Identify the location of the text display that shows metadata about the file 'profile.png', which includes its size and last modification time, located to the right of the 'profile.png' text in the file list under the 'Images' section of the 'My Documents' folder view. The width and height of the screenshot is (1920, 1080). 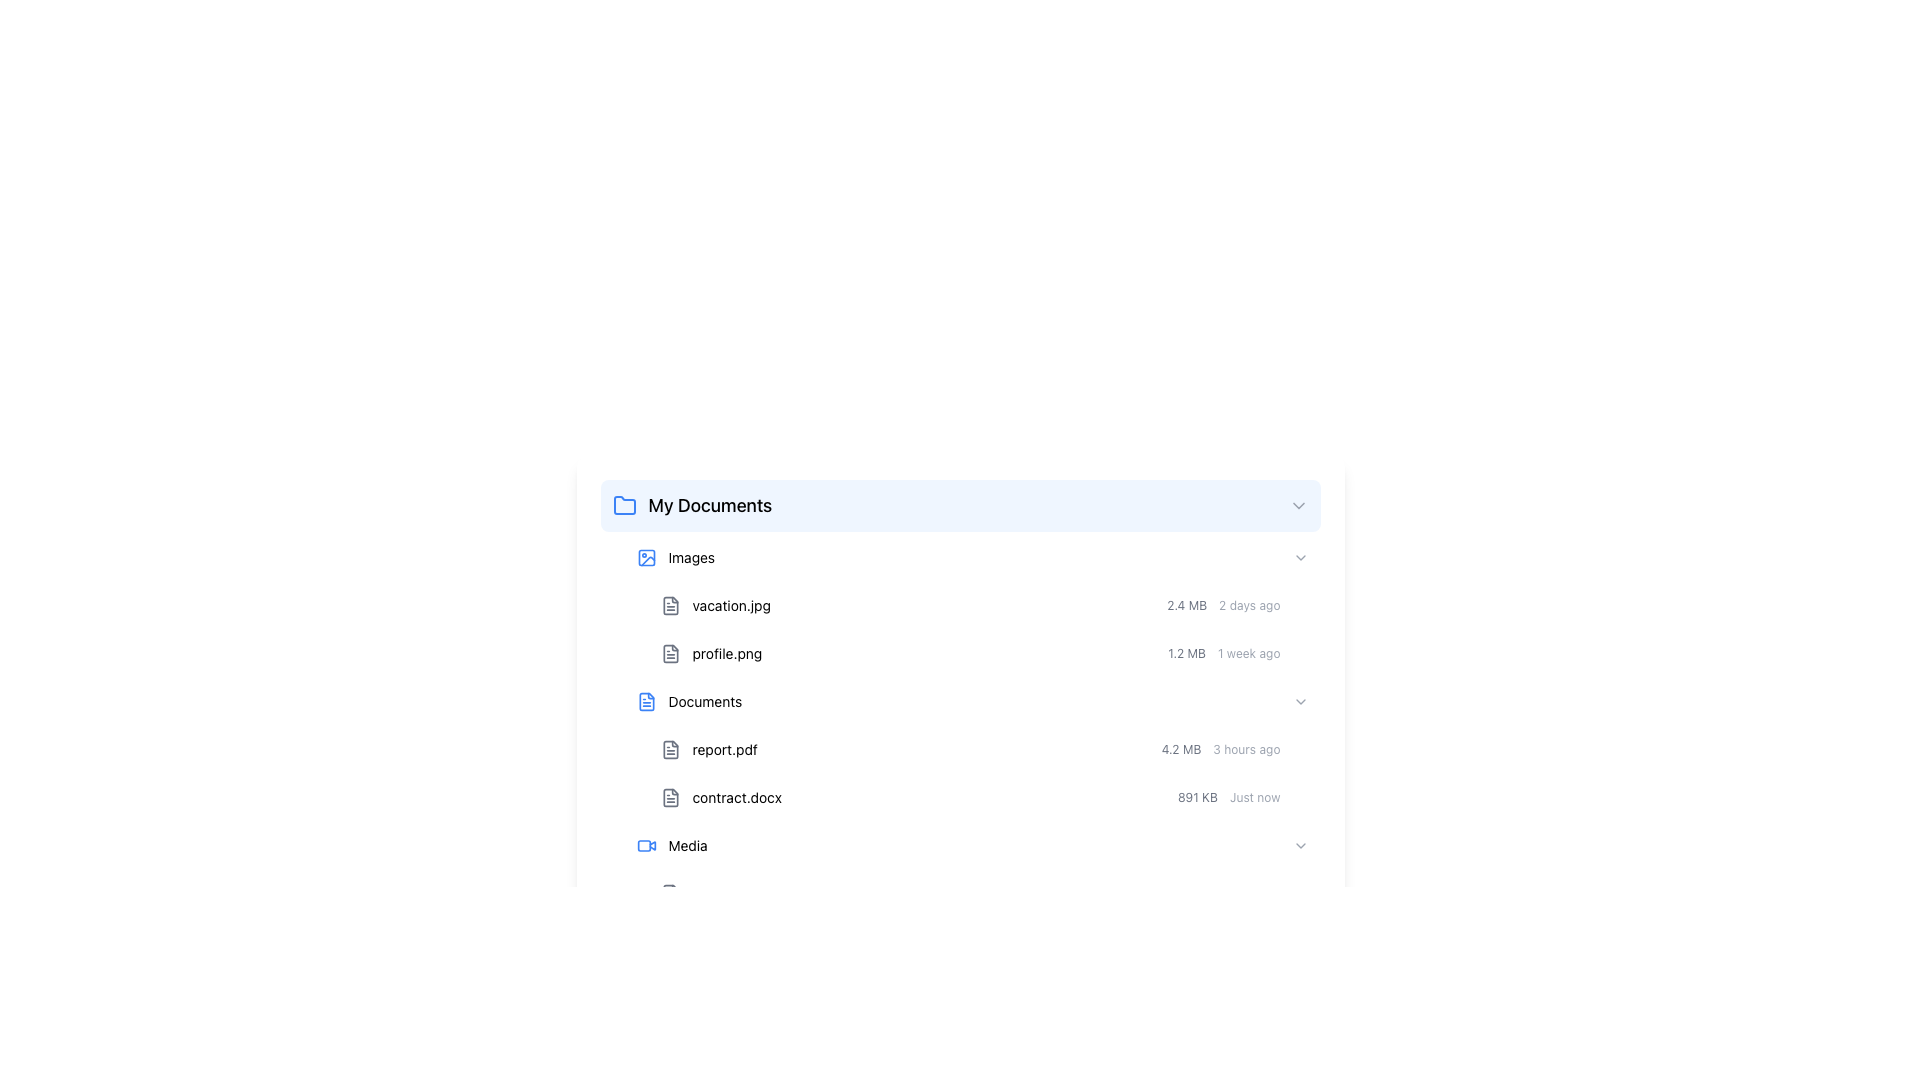
(1237, 654).